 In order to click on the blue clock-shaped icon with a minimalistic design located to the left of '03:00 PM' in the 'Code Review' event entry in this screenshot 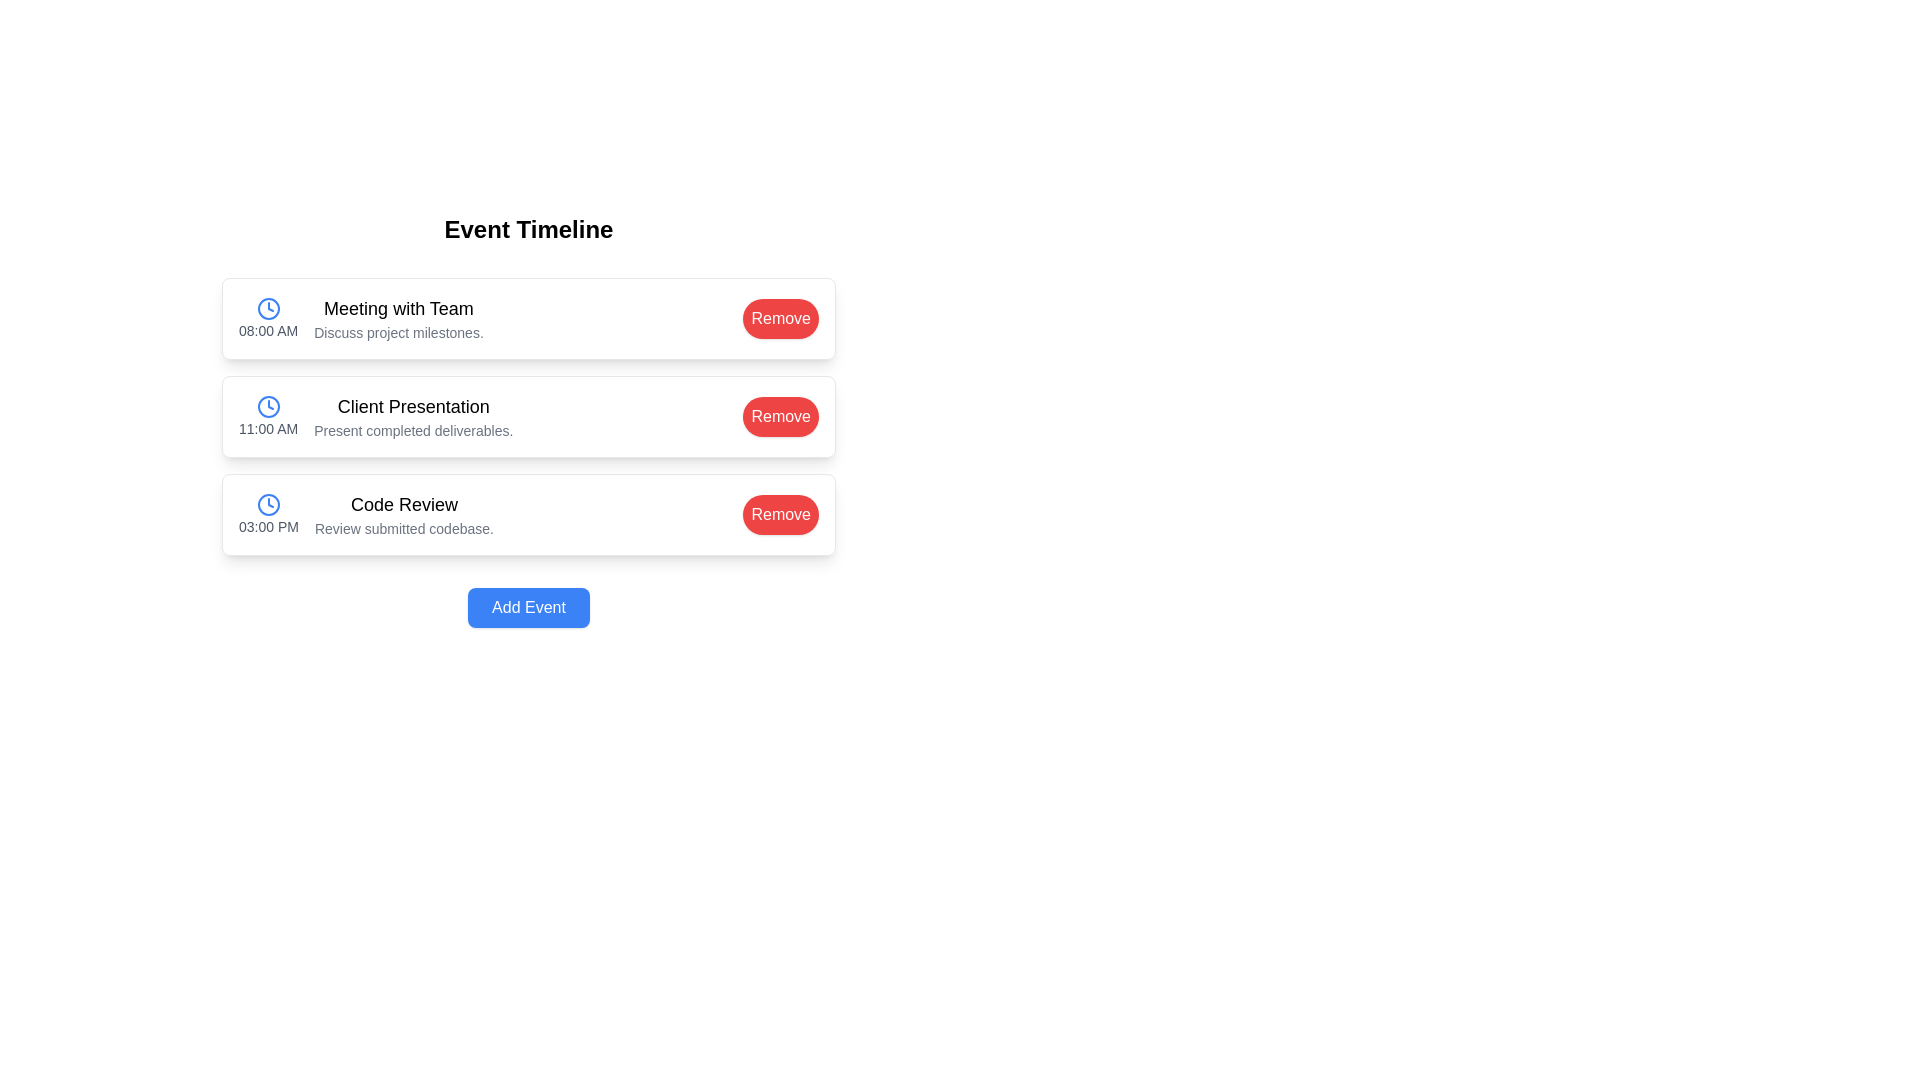, I will do `click(267, 504)`.